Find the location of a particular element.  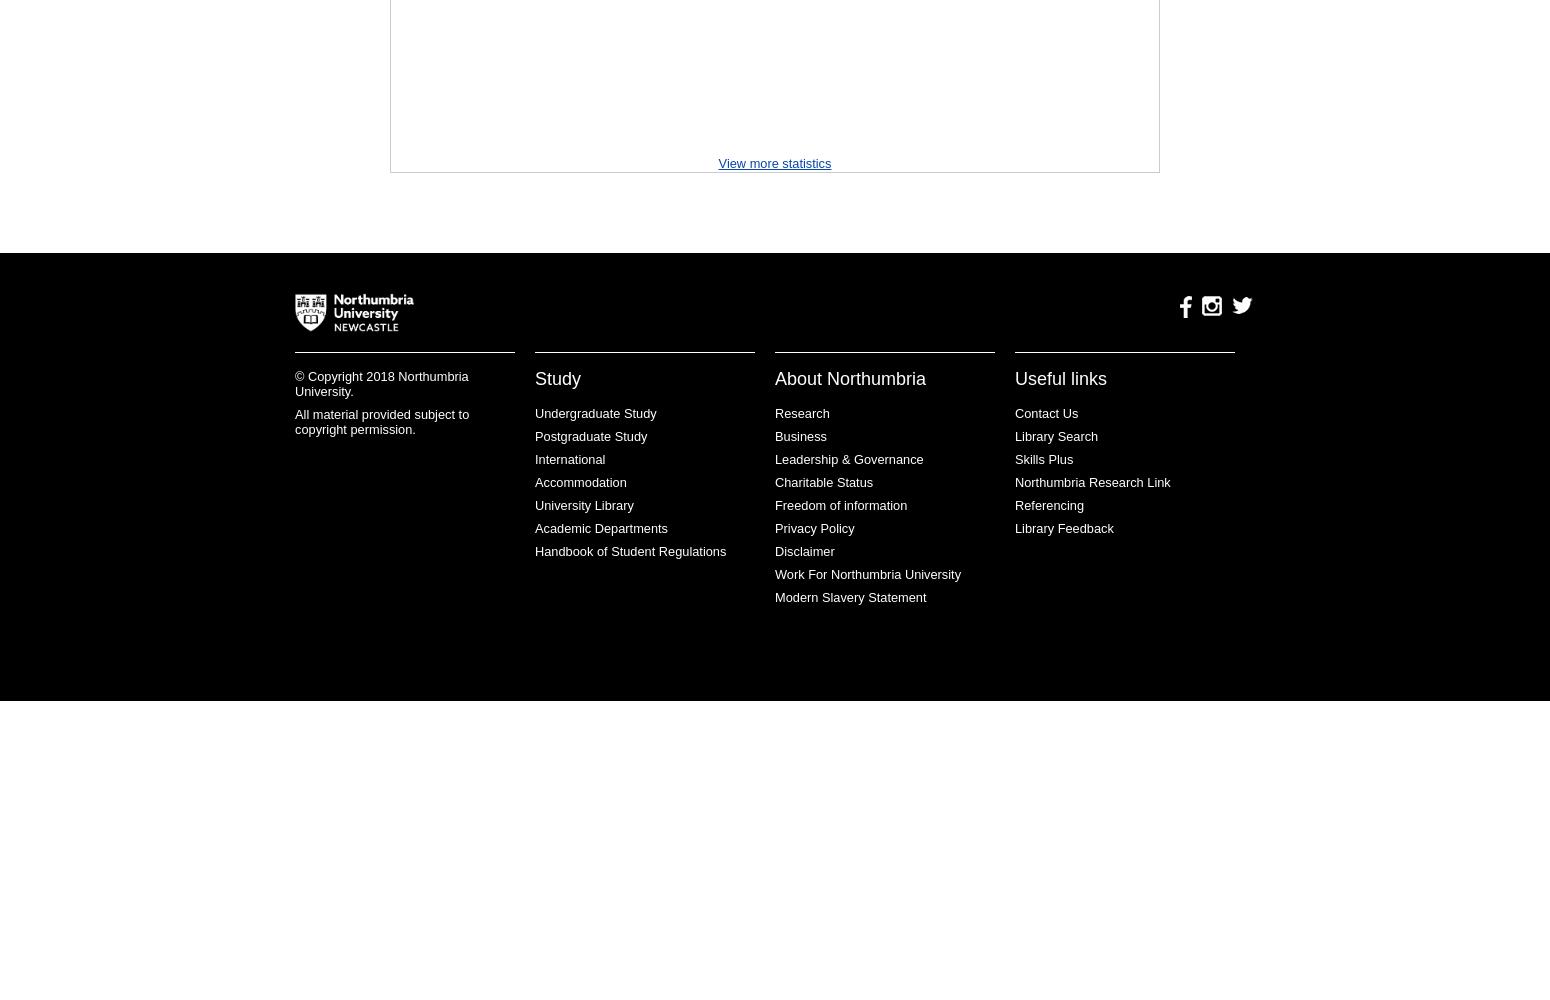

'Handbook of Student Regulations' is located at coordinates (629, 551).